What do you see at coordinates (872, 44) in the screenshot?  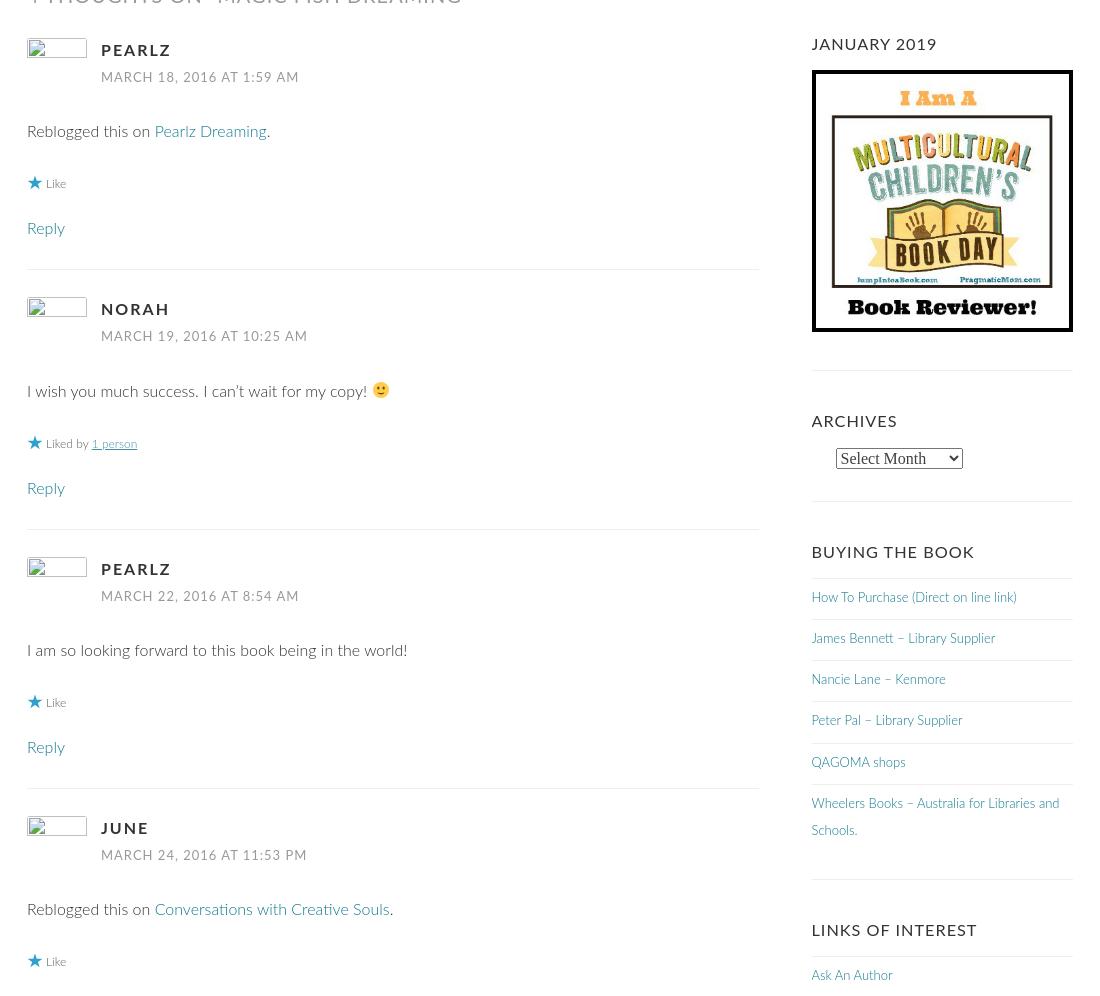 I see `'January 2019'` at bounding box center [872, 44].